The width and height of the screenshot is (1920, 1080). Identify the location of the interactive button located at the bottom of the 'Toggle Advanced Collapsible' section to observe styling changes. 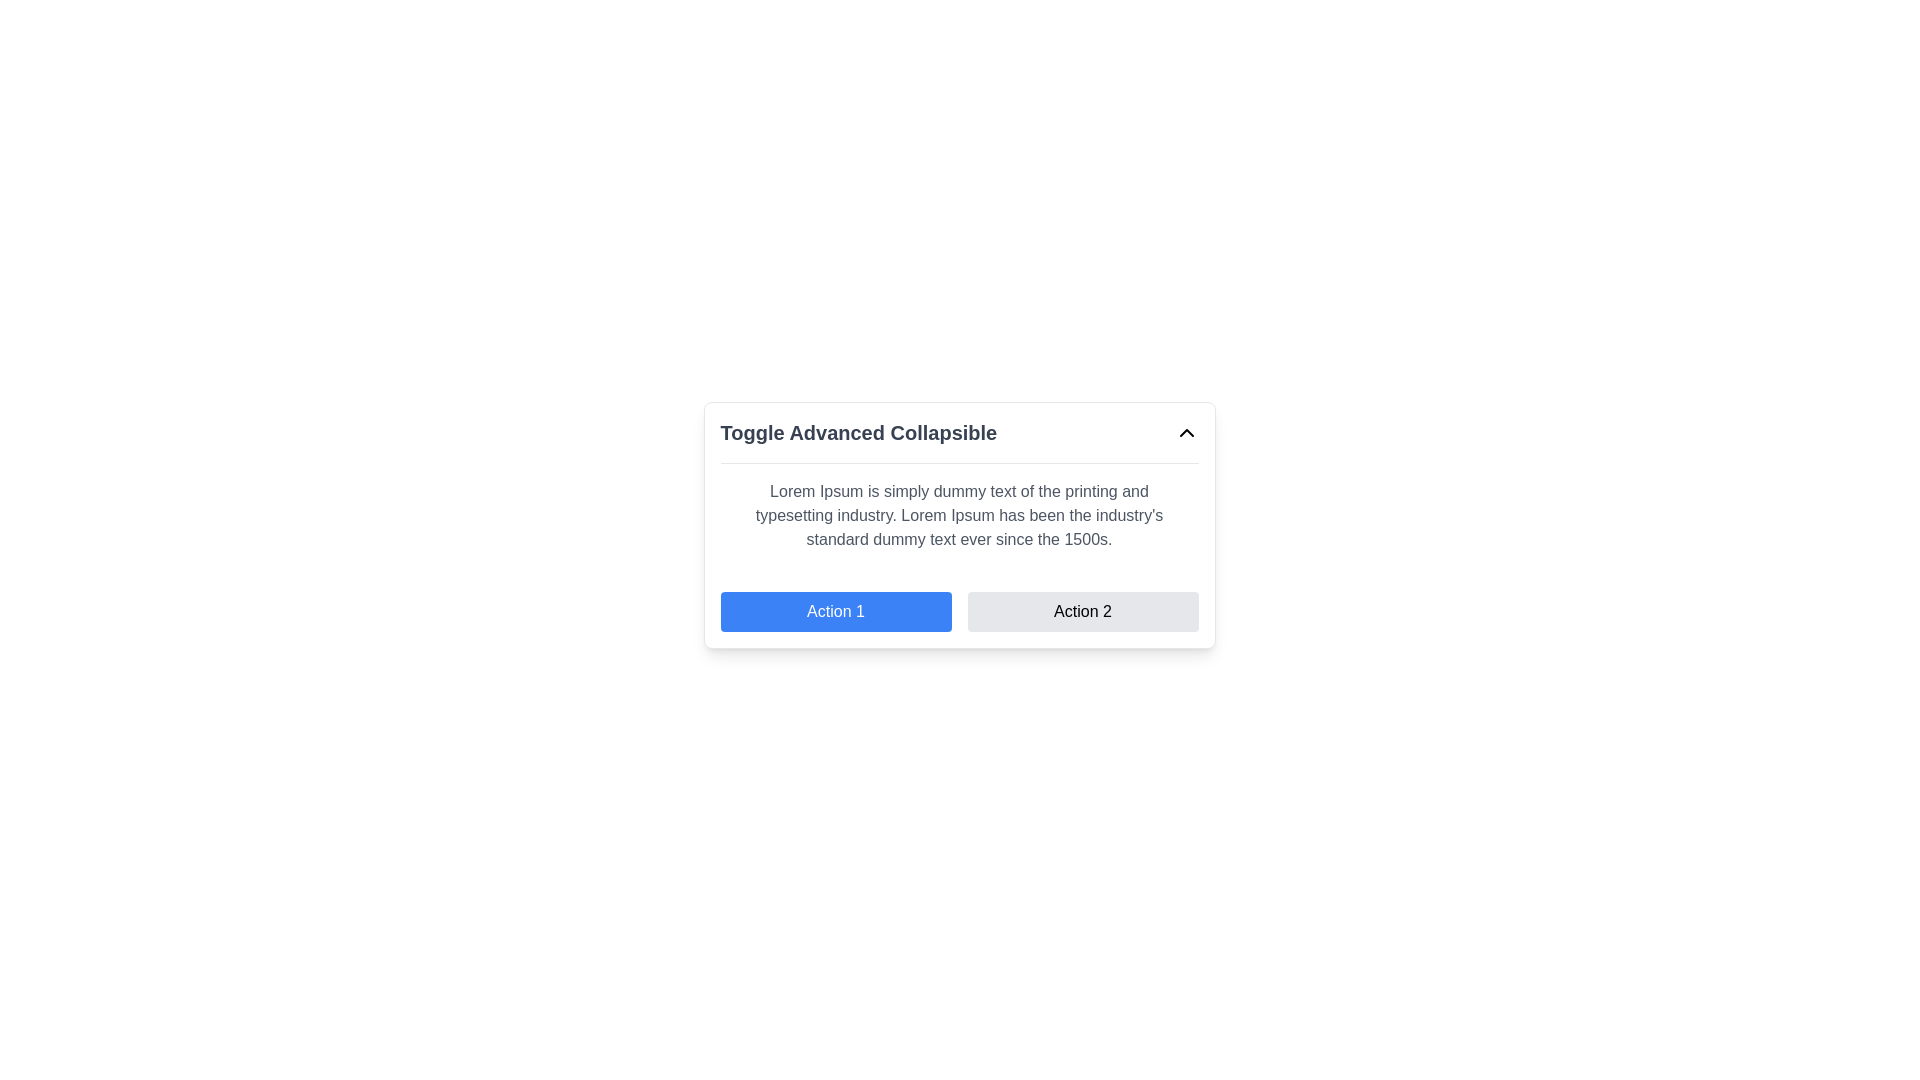
(835, 611).